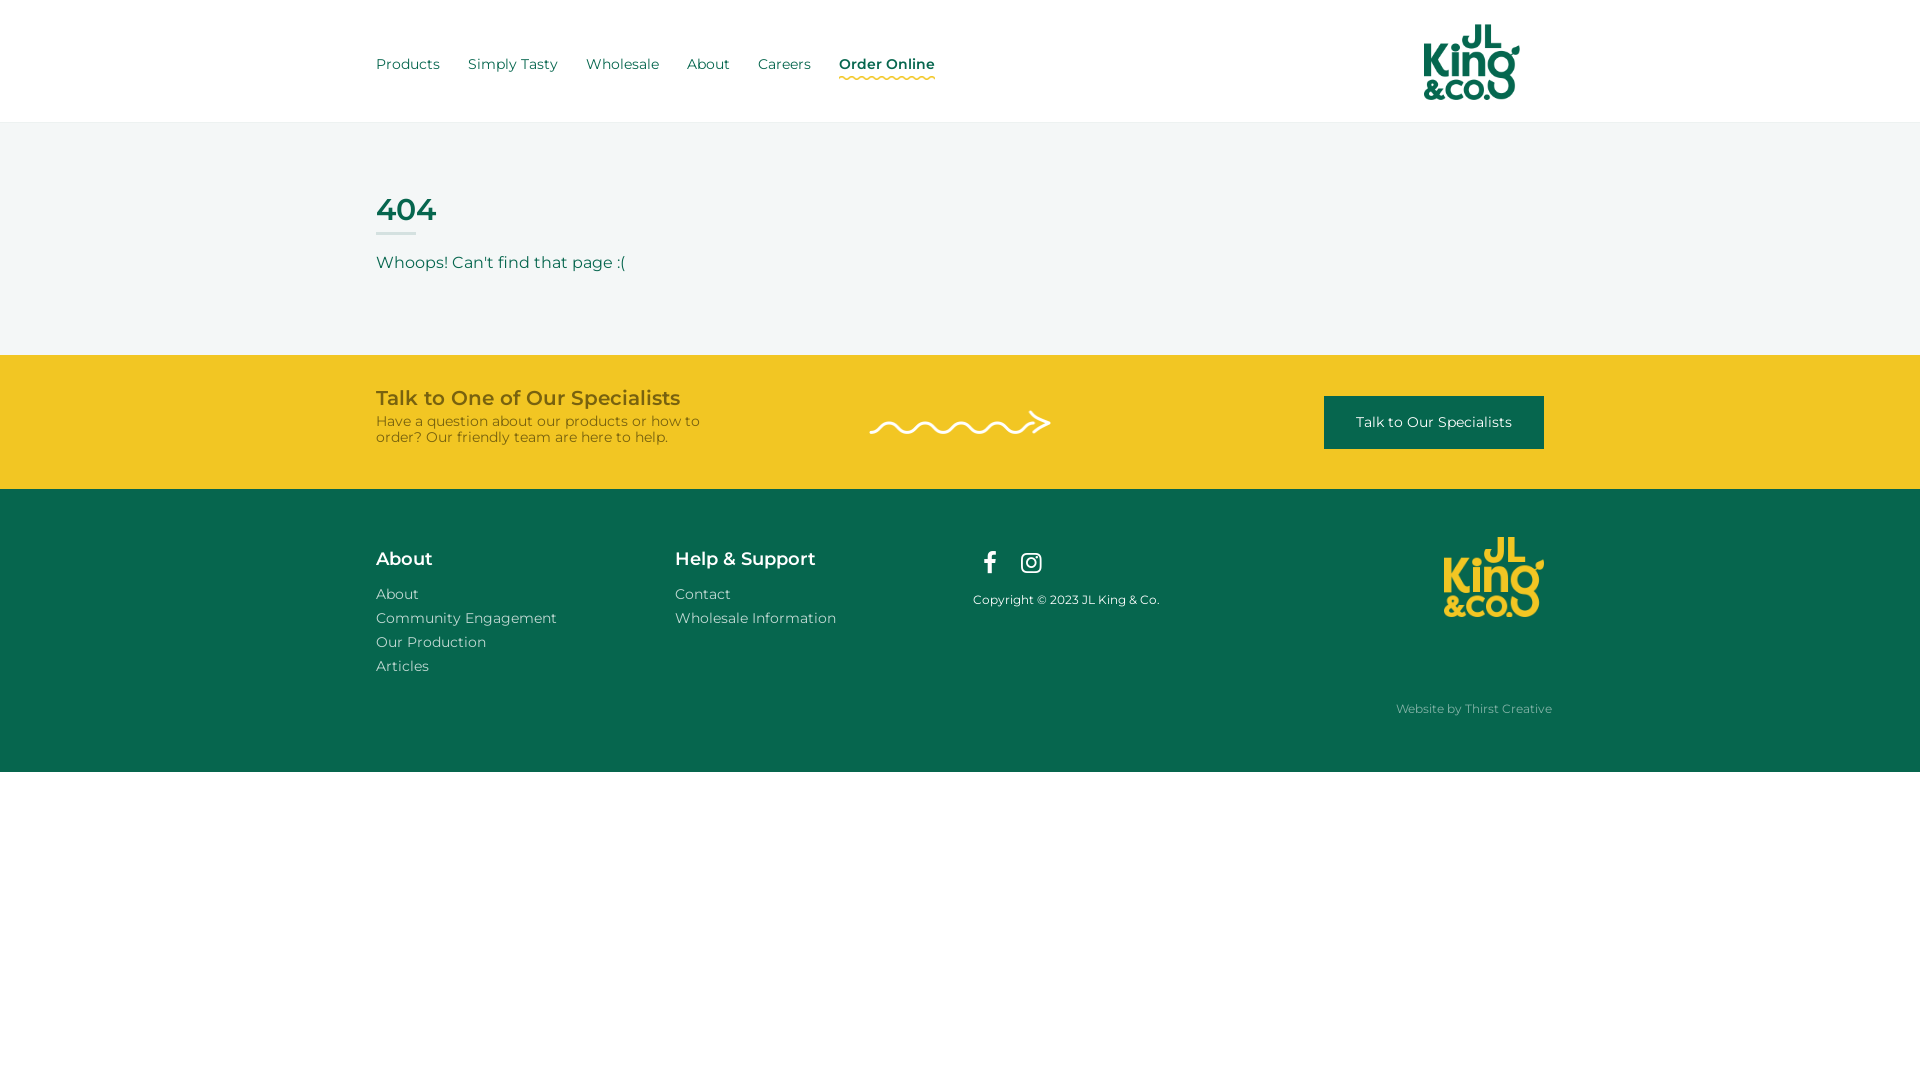 Image resolution: width=1920 pixels, height=1080 pixels. I want to click on 'Website by Thirst Creative', so click(1473, 707).